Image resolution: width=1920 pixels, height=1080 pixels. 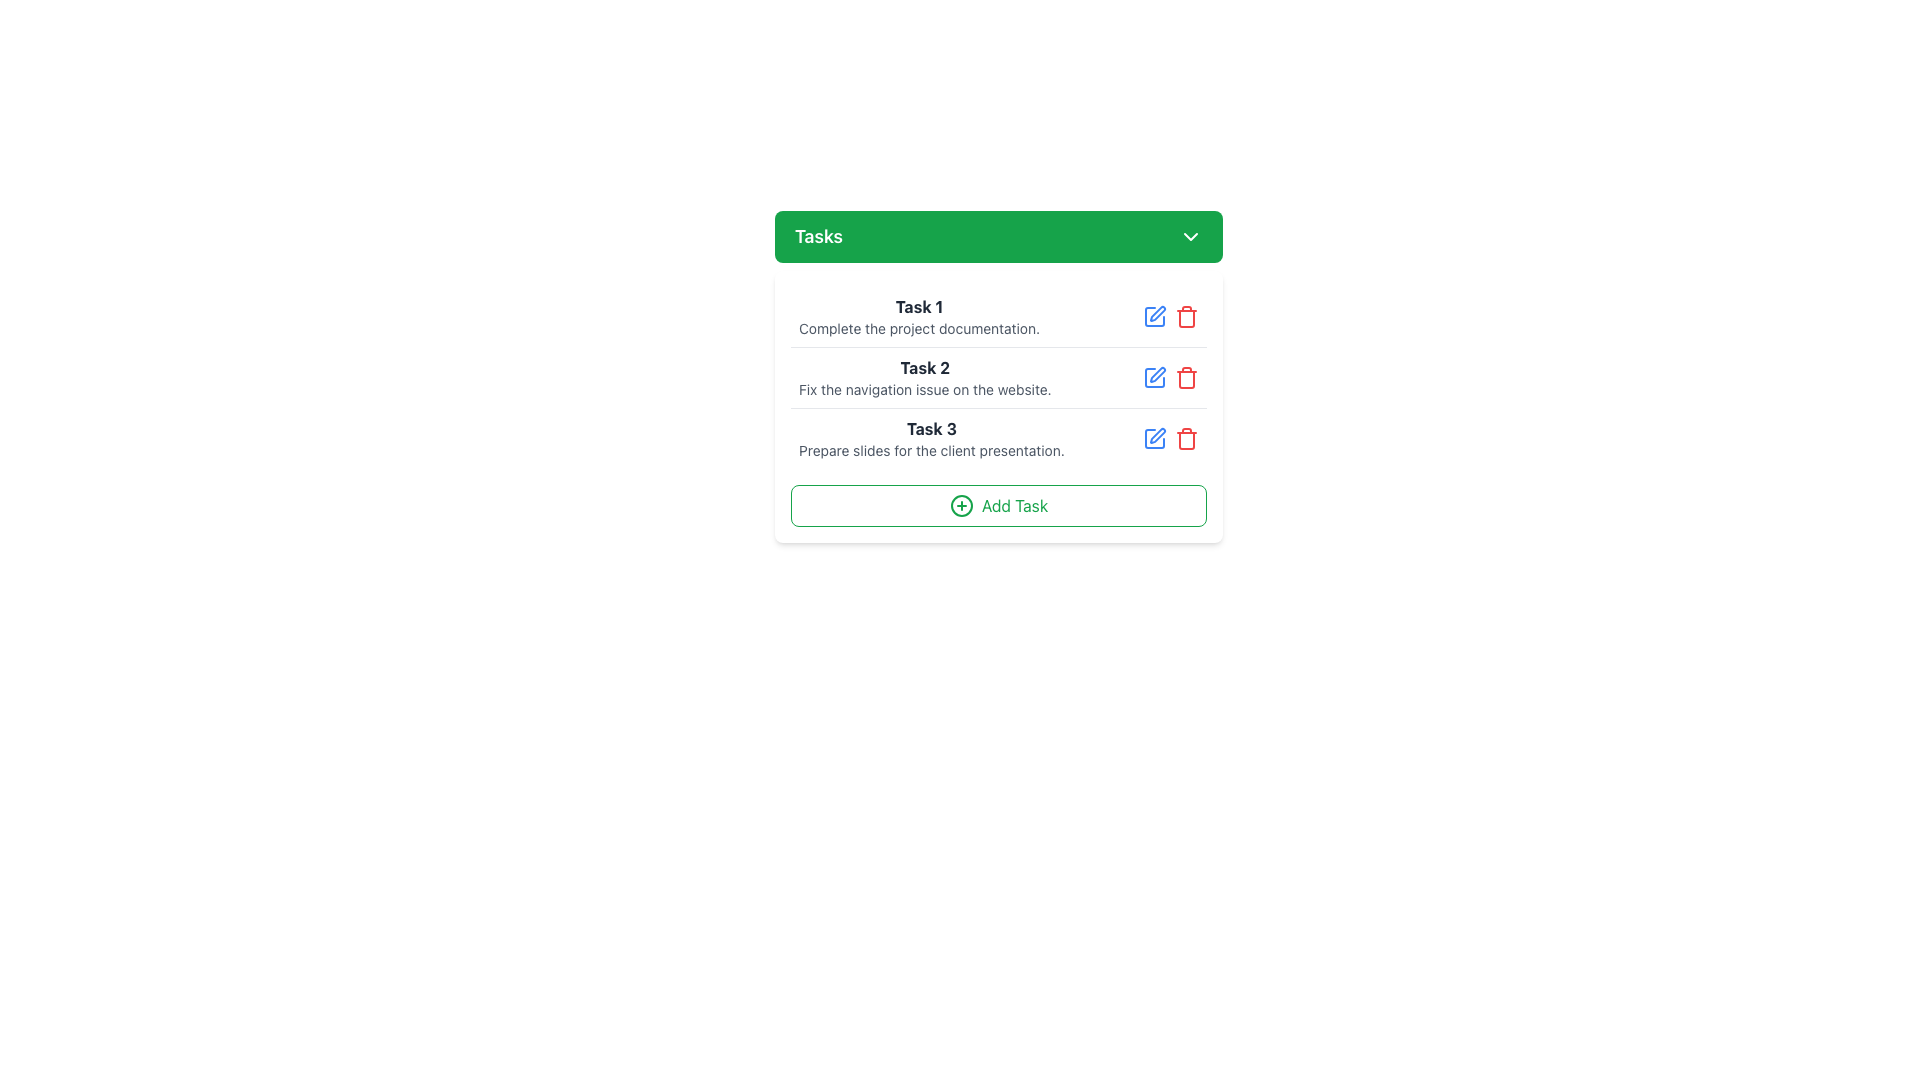 What do you see at coordinates (1186, 378) in the screenshot?
I see `the trash can icon button` at bounding box center [1186, 378].